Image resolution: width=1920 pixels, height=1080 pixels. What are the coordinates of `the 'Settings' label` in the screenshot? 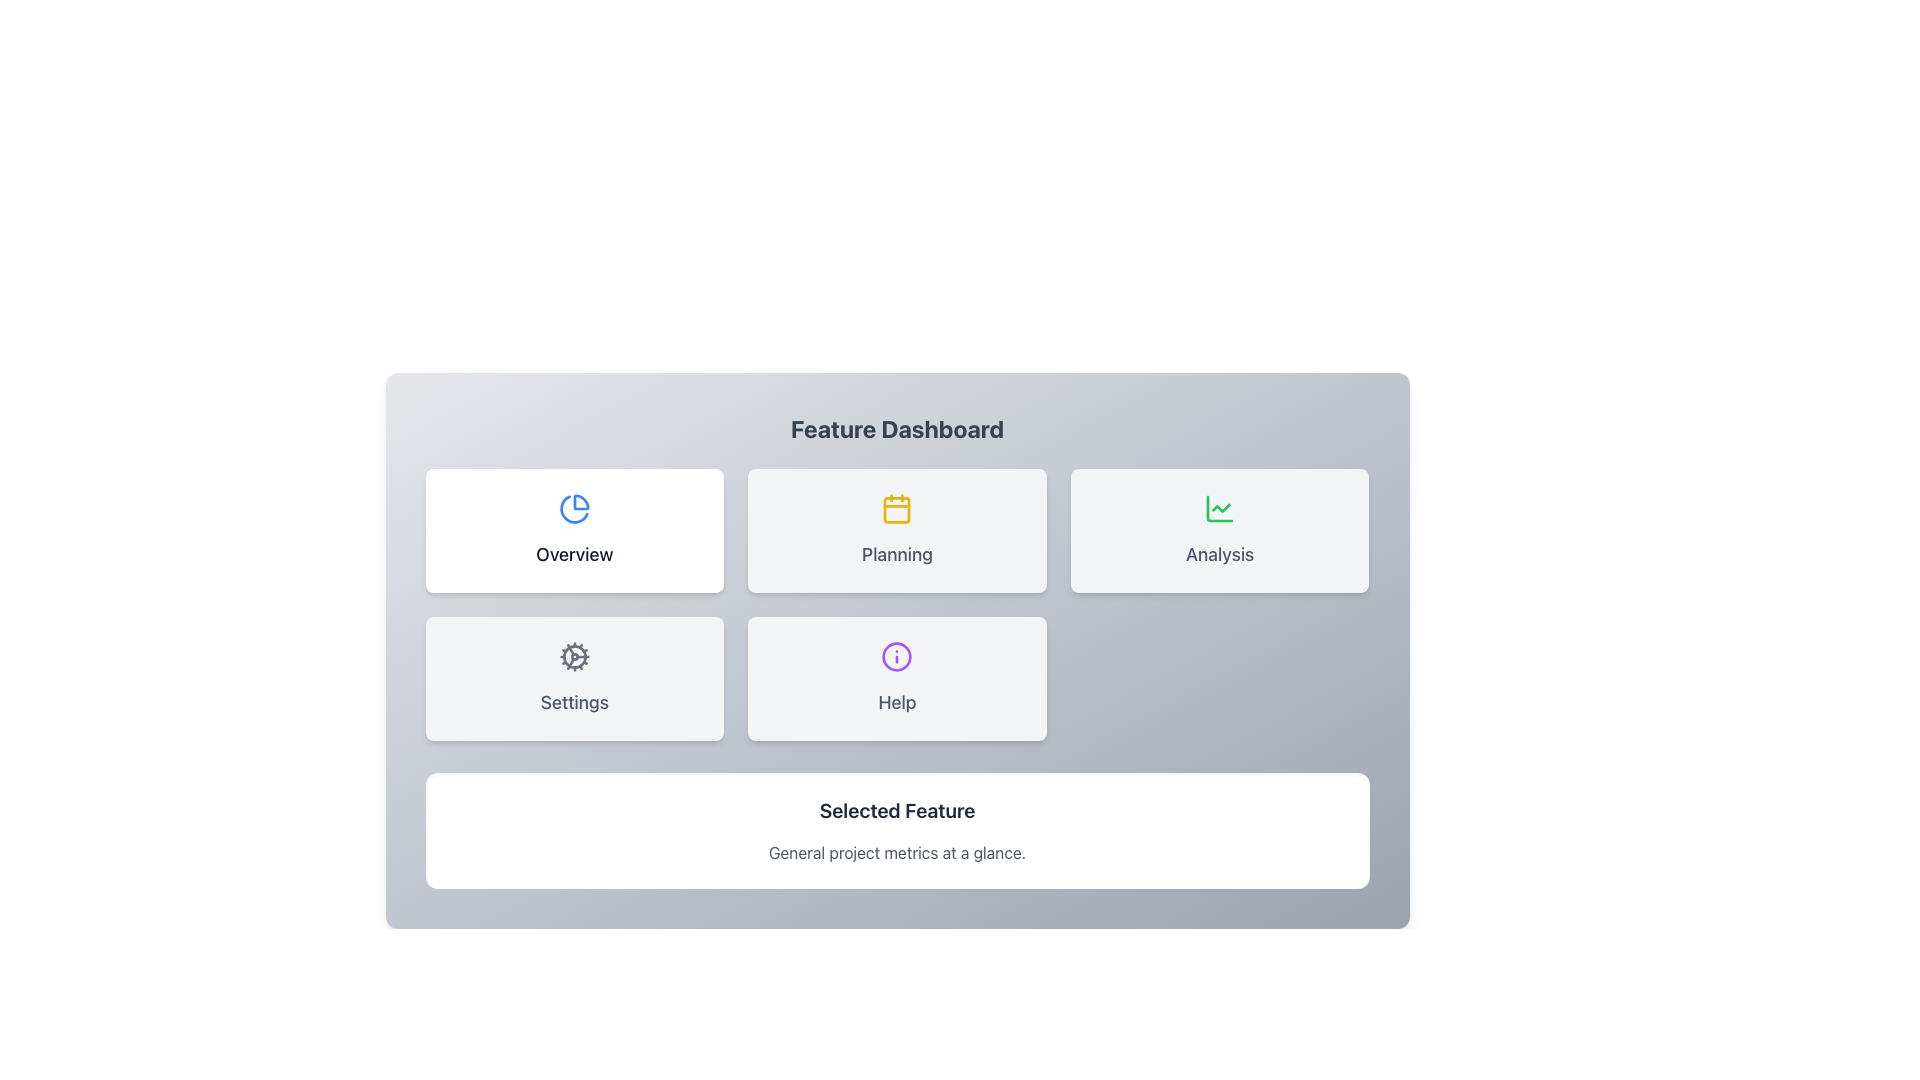 It's located at (573, 701).